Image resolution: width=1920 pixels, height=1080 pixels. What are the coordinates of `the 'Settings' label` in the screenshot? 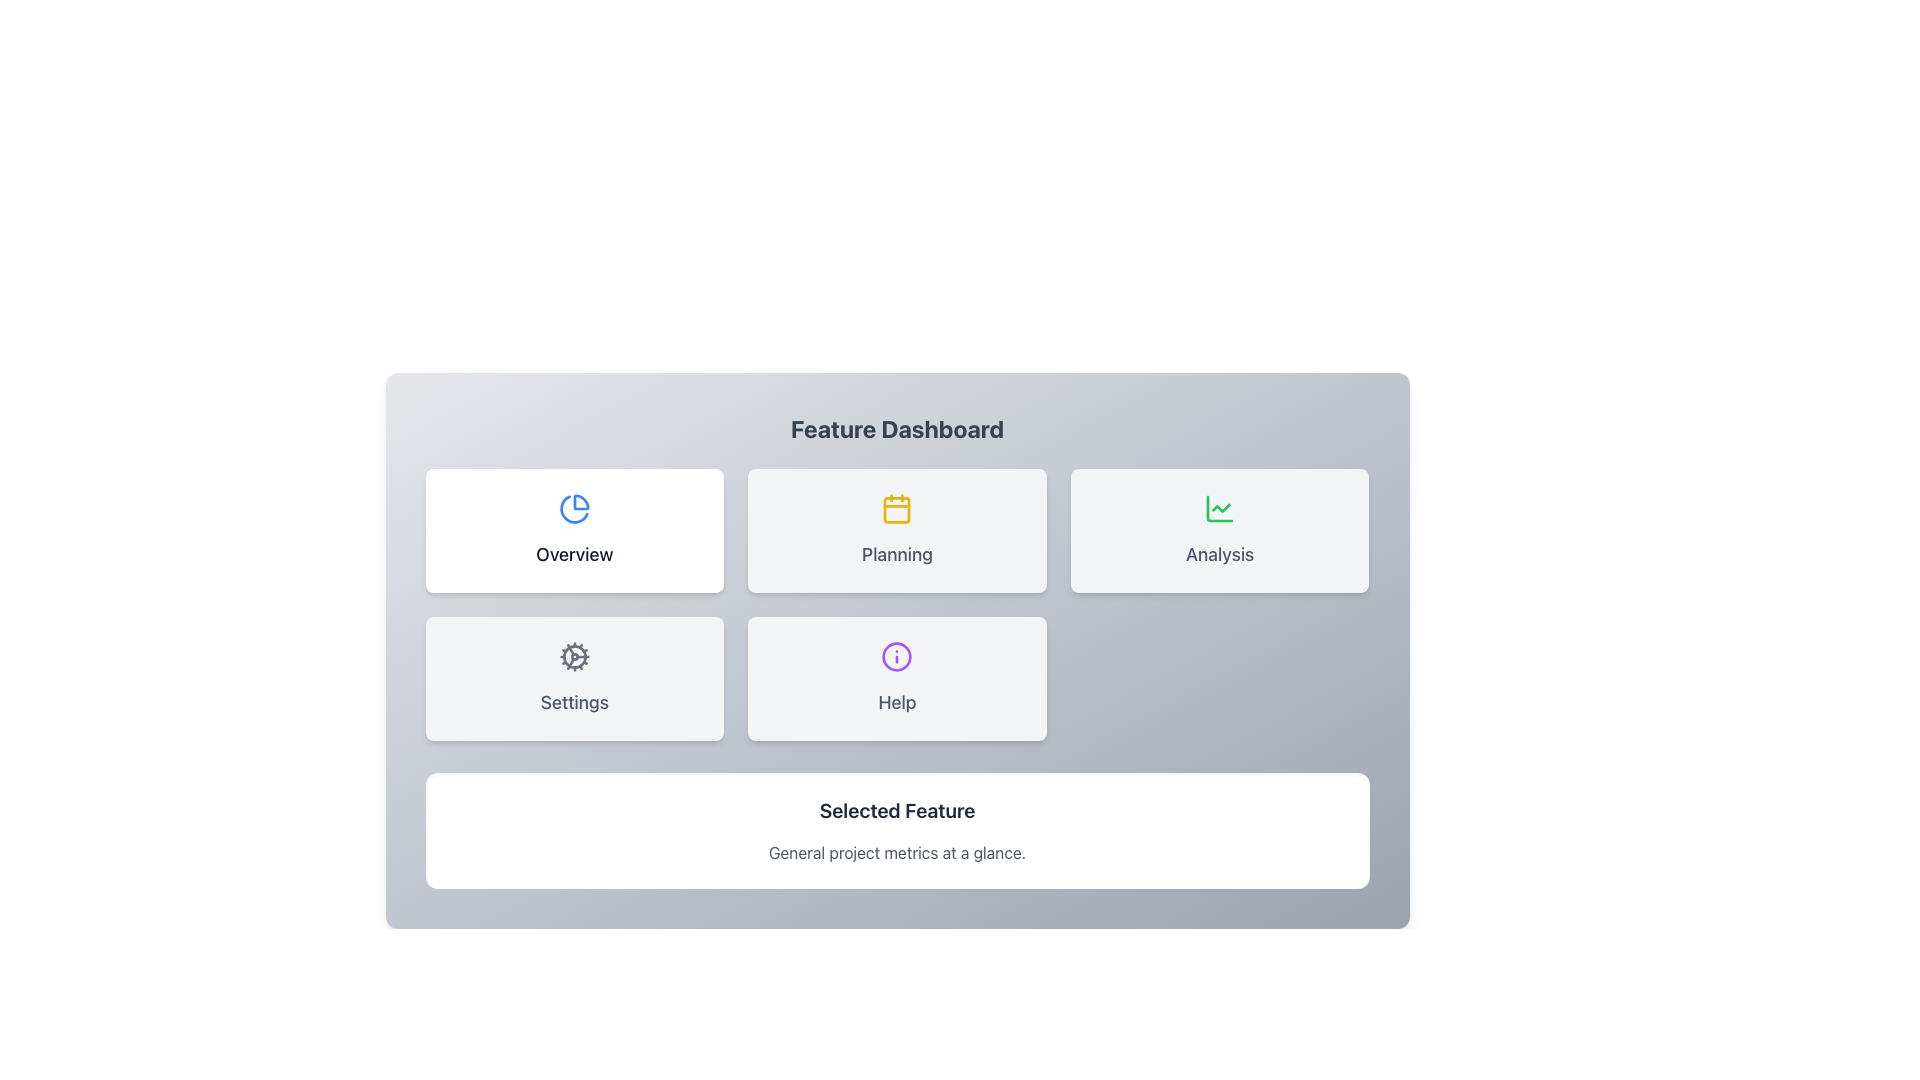 It's located at (573, 701).